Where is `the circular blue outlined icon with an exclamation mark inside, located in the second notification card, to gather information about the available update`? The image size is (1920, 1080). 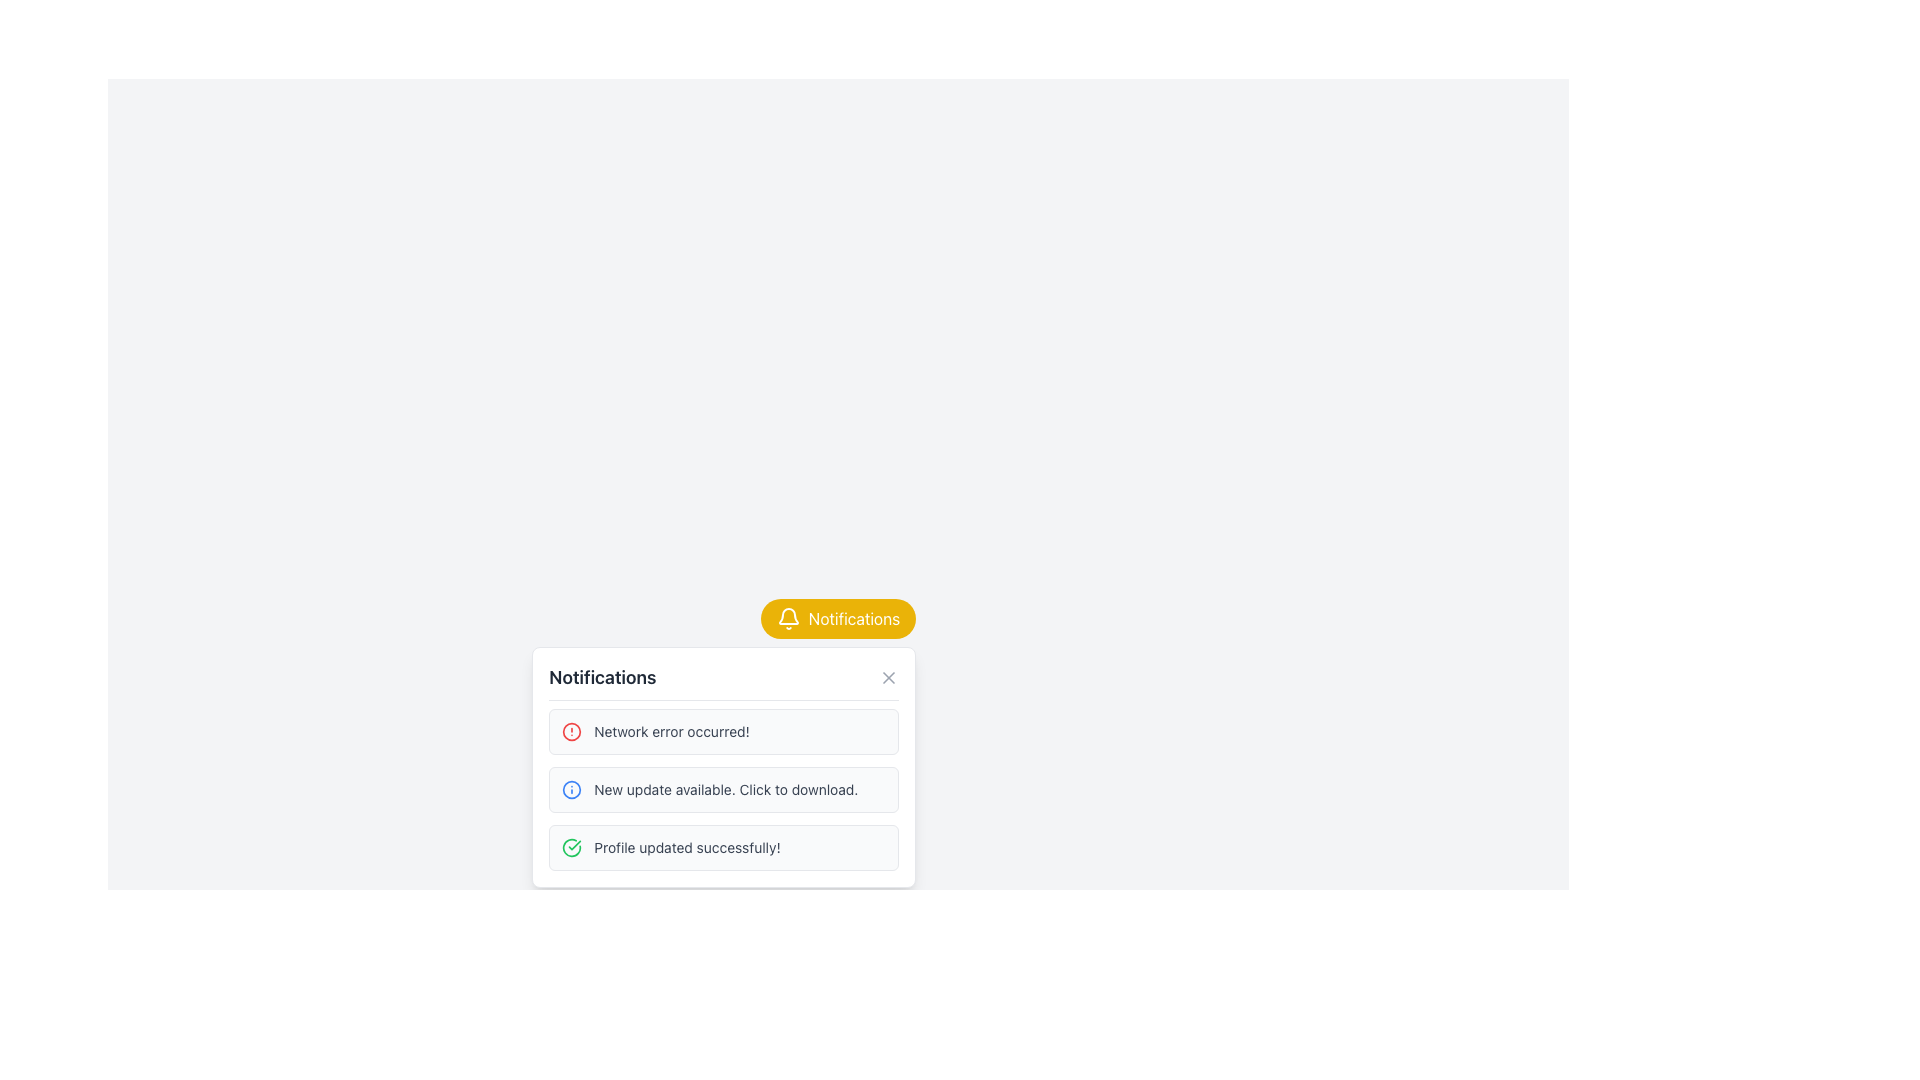
the circular blue outlined icon with an exclamation mark inside, located in the second notification card, to gather information about the available update is located at coordinates (571, 789).